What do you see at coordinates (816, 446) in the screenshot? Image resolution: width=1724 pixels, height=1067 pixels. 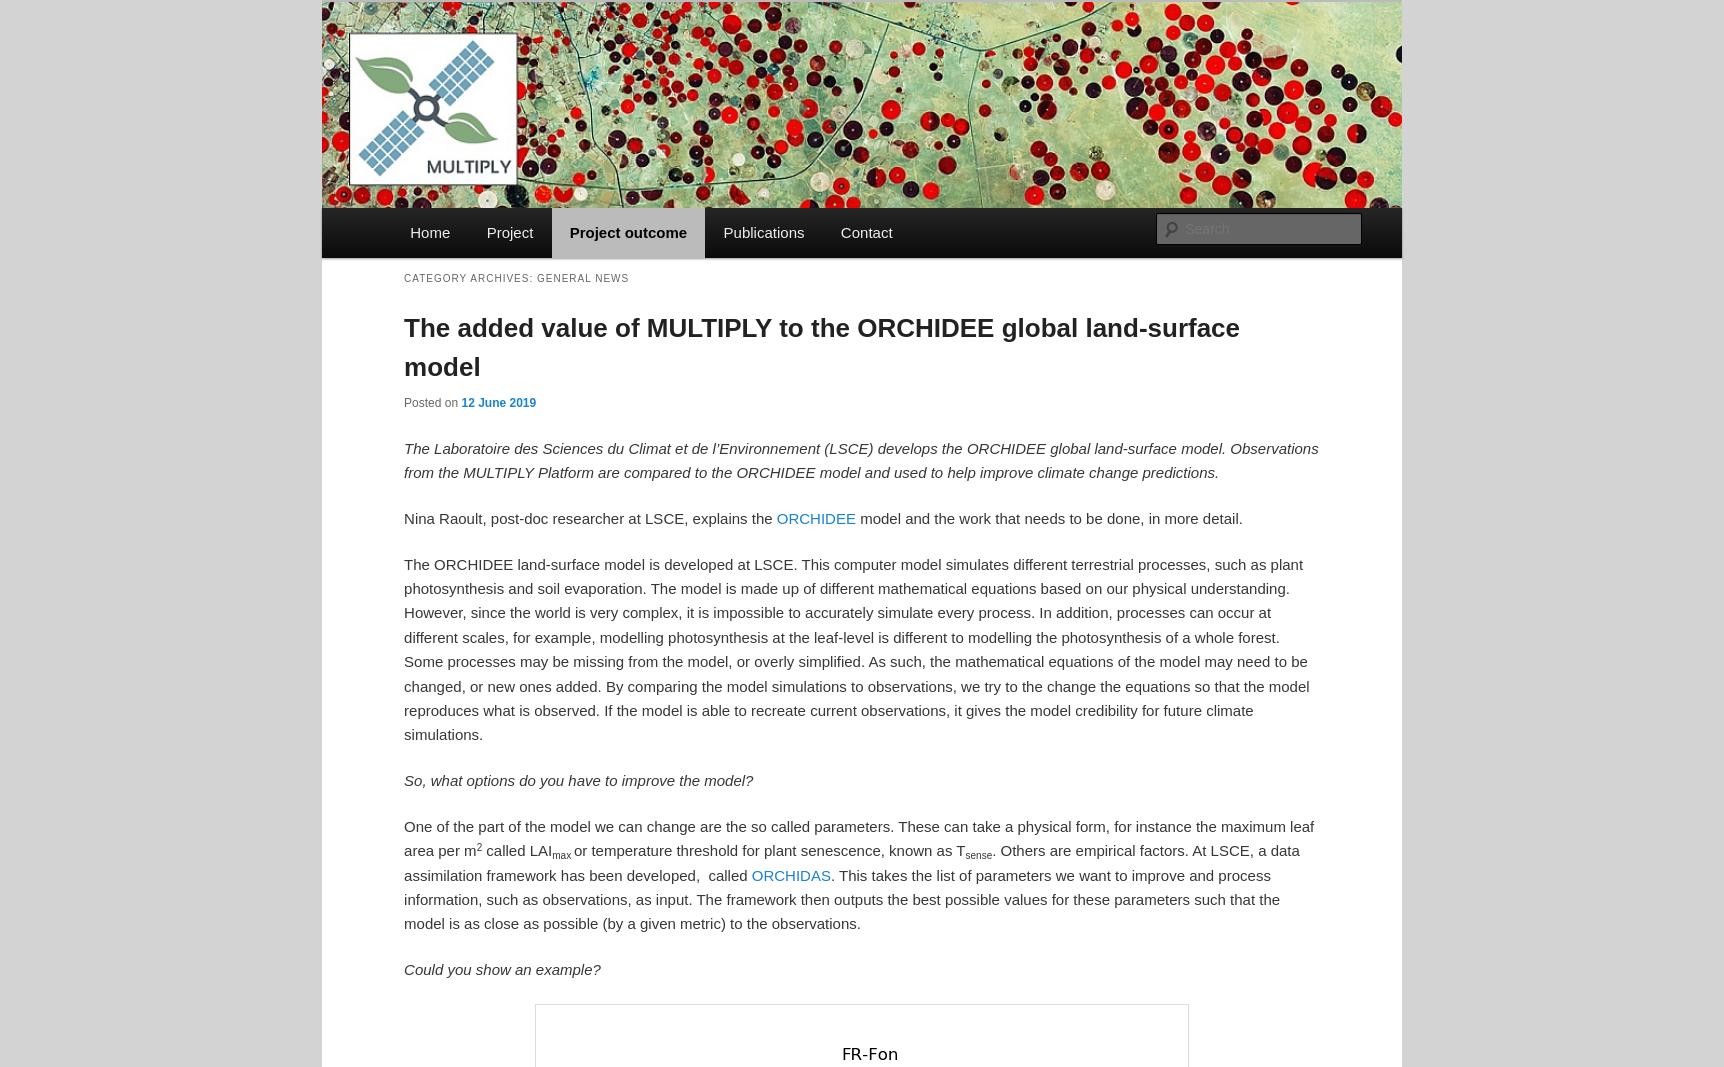 I see `'The Laboratoire des Sciences du Climat et de l’Environnement (LSCE) develops the ORCHIDEE global land-surface model.'` at bounding box center [816, 446].